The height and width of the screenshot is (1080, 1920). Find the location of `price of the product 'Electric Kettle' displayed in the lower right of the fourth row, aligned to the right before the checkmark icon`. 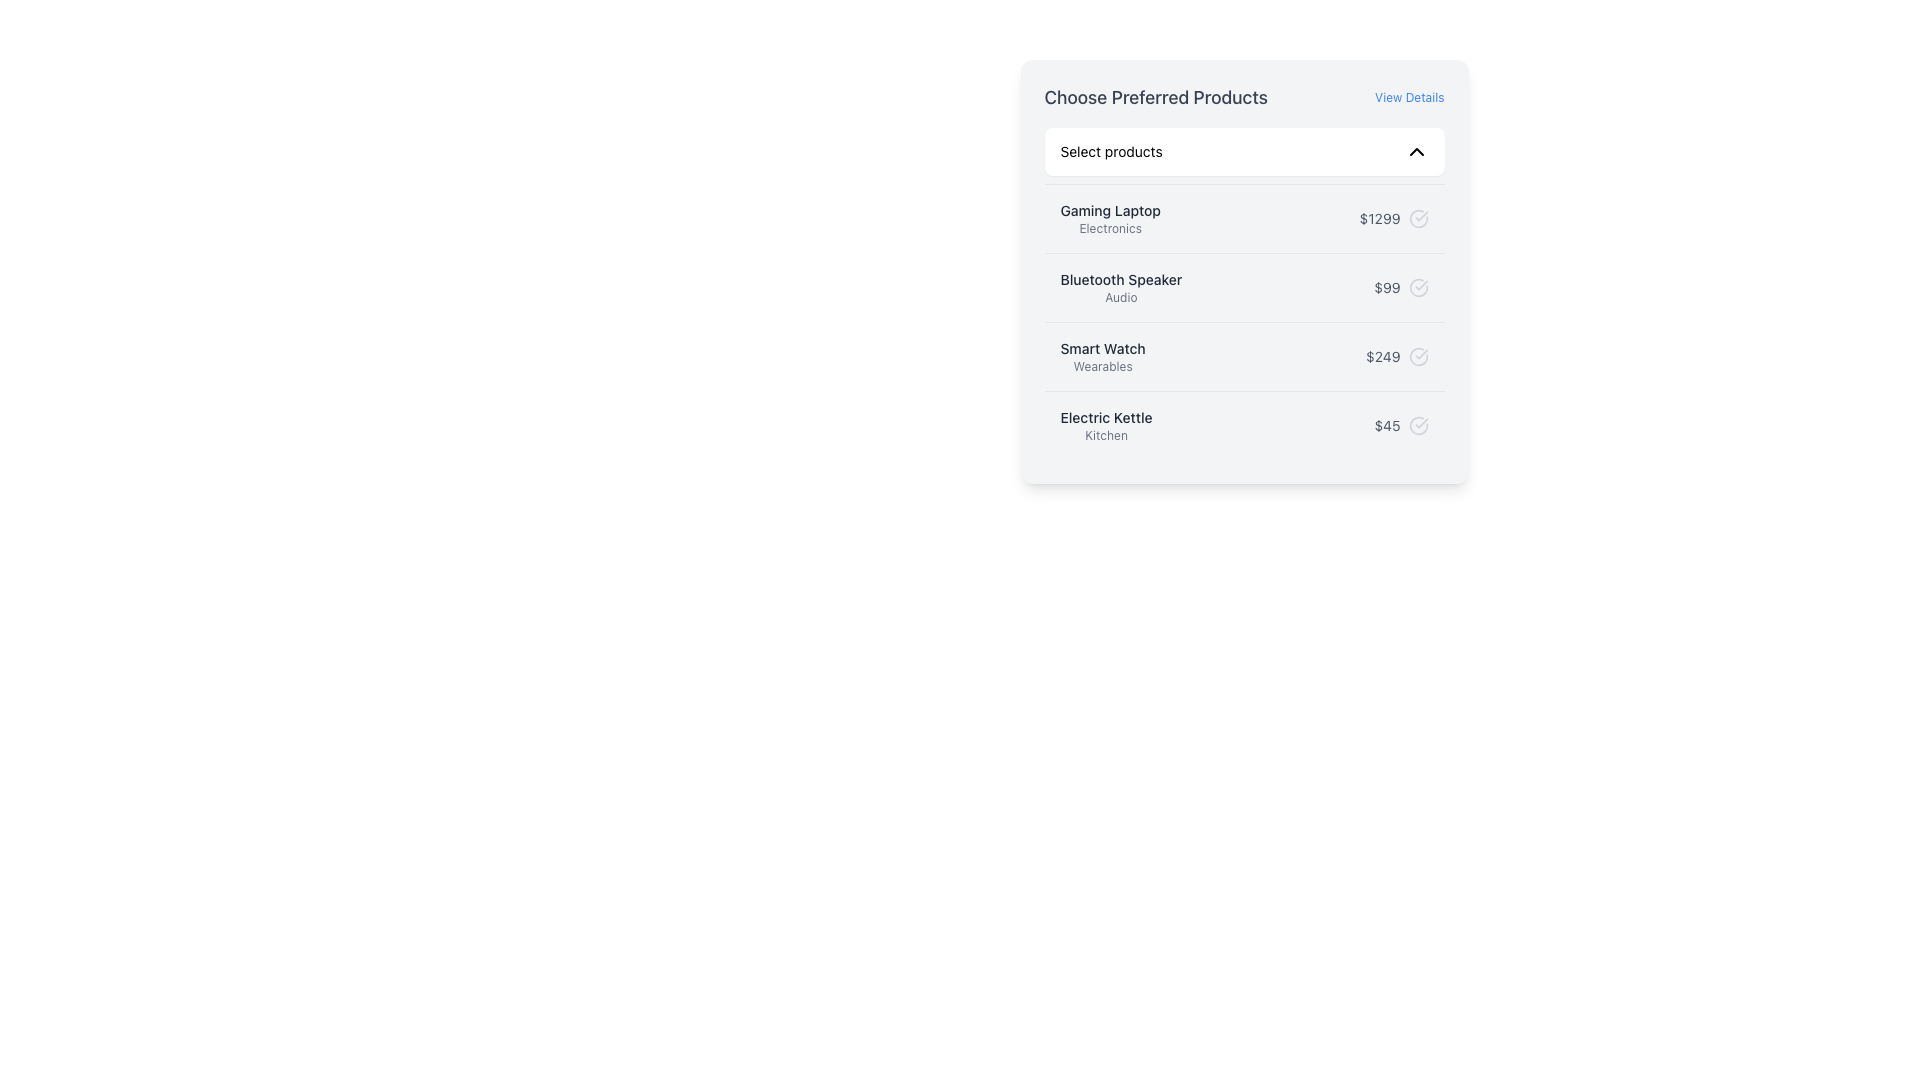

price of the product 'Electric Kettle' displayed in the lower right of the fourth row, aligned to the right before the checkmark icon is located at coordinates (1386, 424).